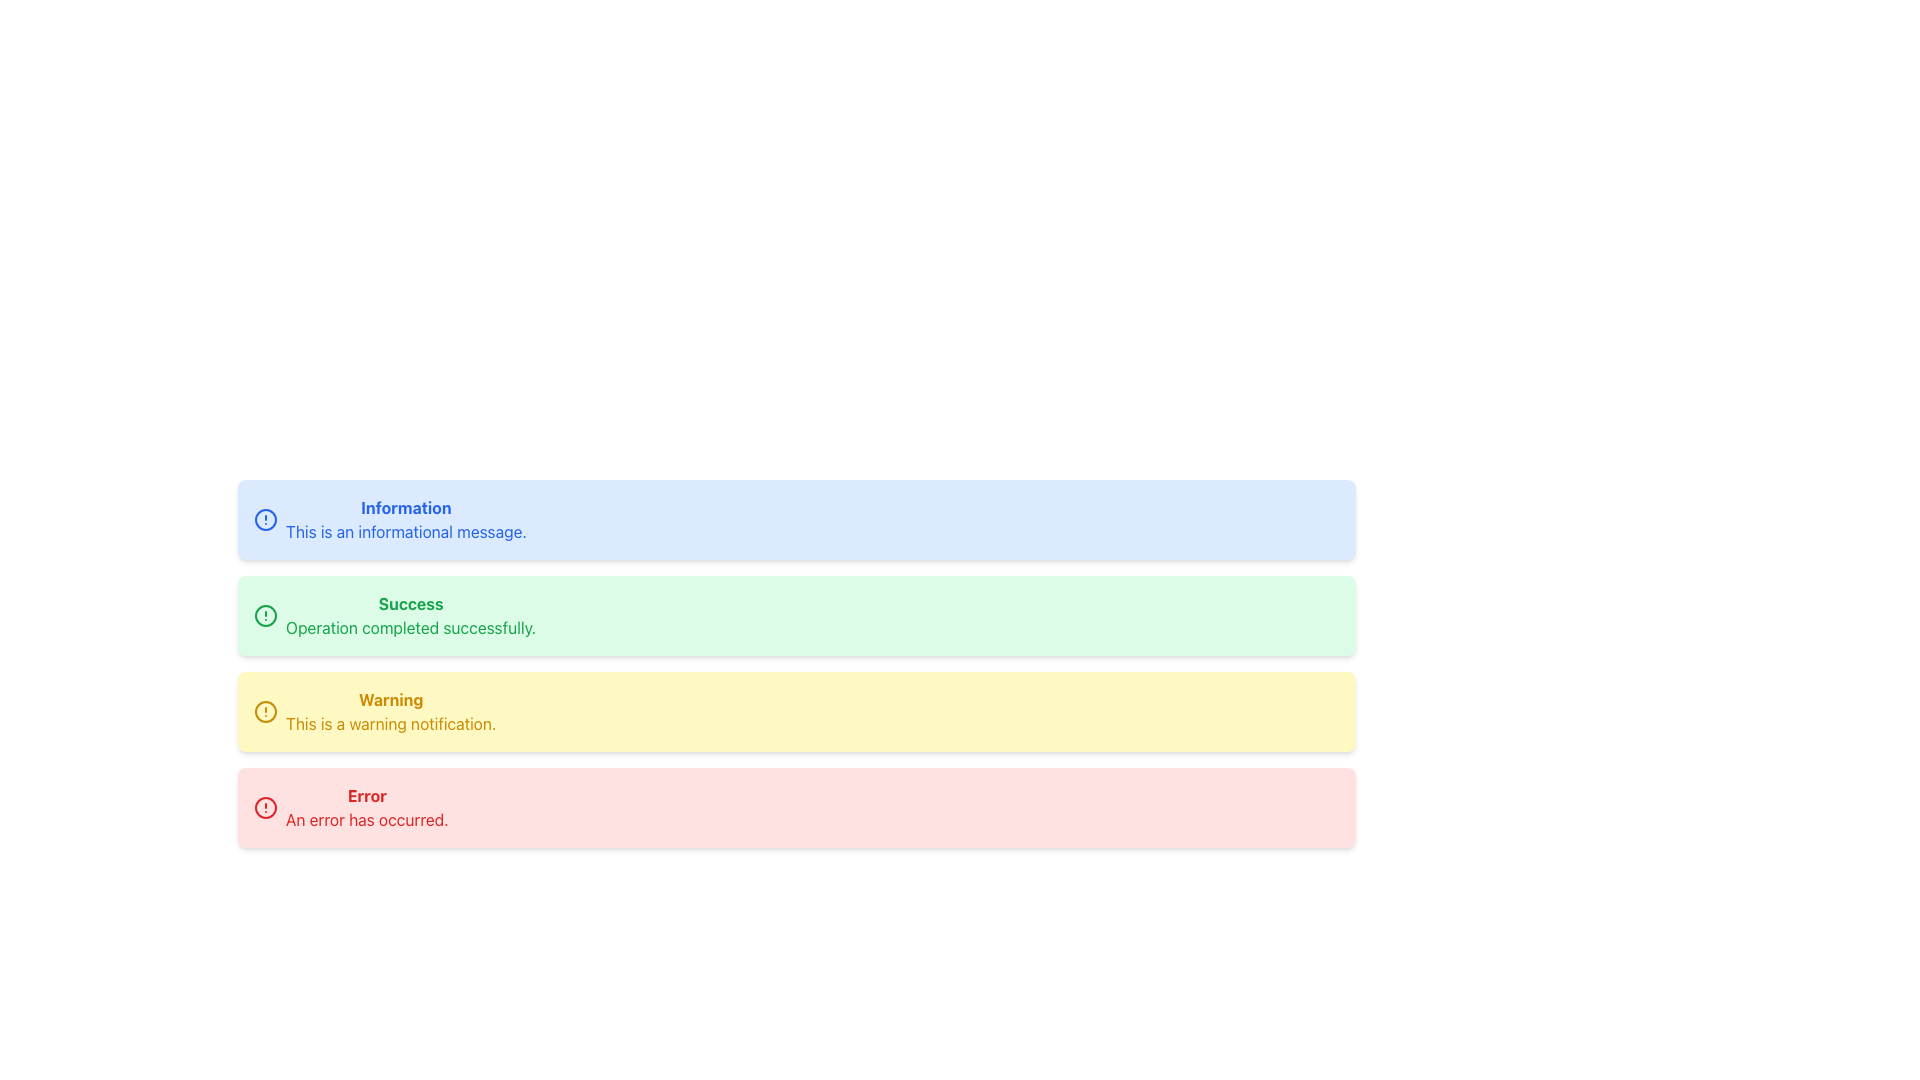 The image size is (1920, 1080). What do you see at coordinates (264, 615) in the screenshot?
I see `the green circular icon with a ring and a vertical line, located to the left of the 'Success' text in the notification box indicating 'Operation completed successfully.'` at bounding box center [264, 615].